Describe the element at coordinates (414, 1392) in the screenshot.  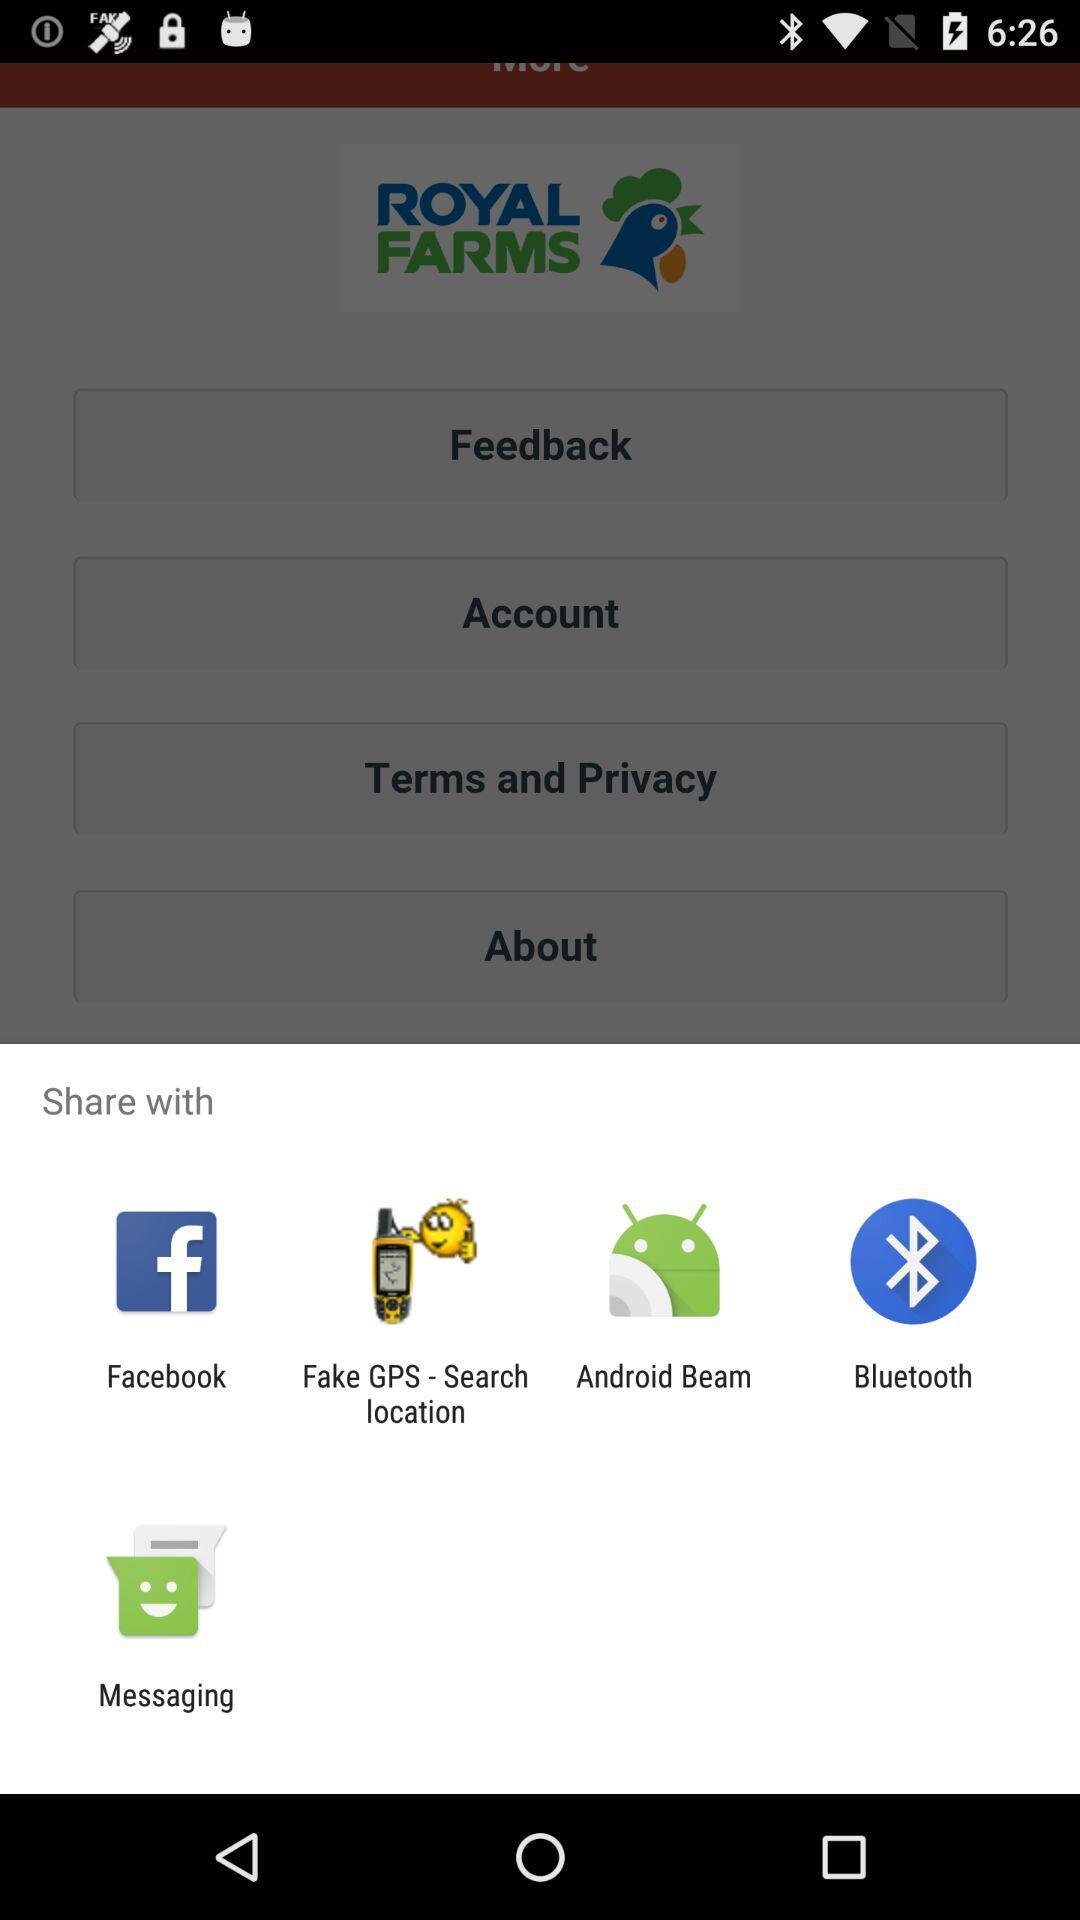
I see `the fake gps search` at that location.